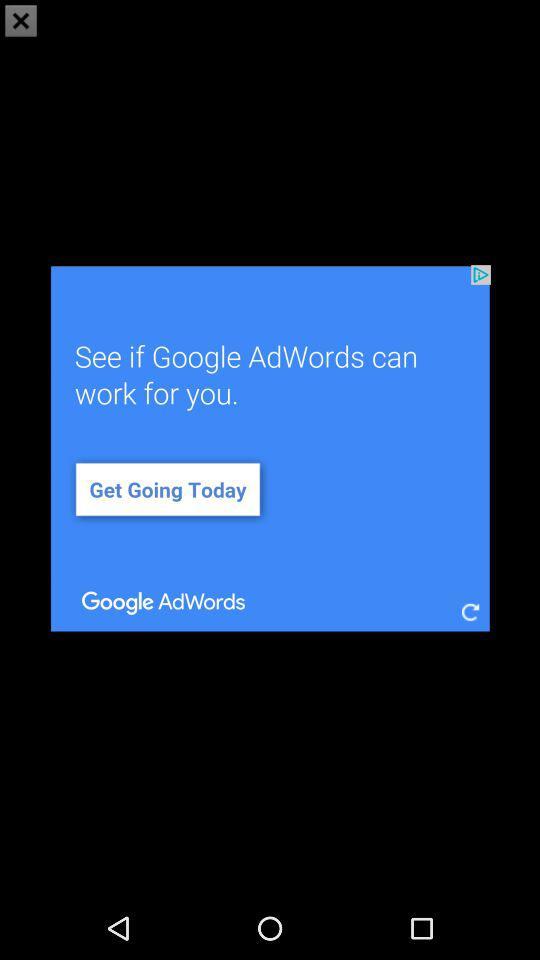  What do you see at coordinates (270, 448) in the screenshot?
I see `the icon at the center` at bounding box center [270, 448].